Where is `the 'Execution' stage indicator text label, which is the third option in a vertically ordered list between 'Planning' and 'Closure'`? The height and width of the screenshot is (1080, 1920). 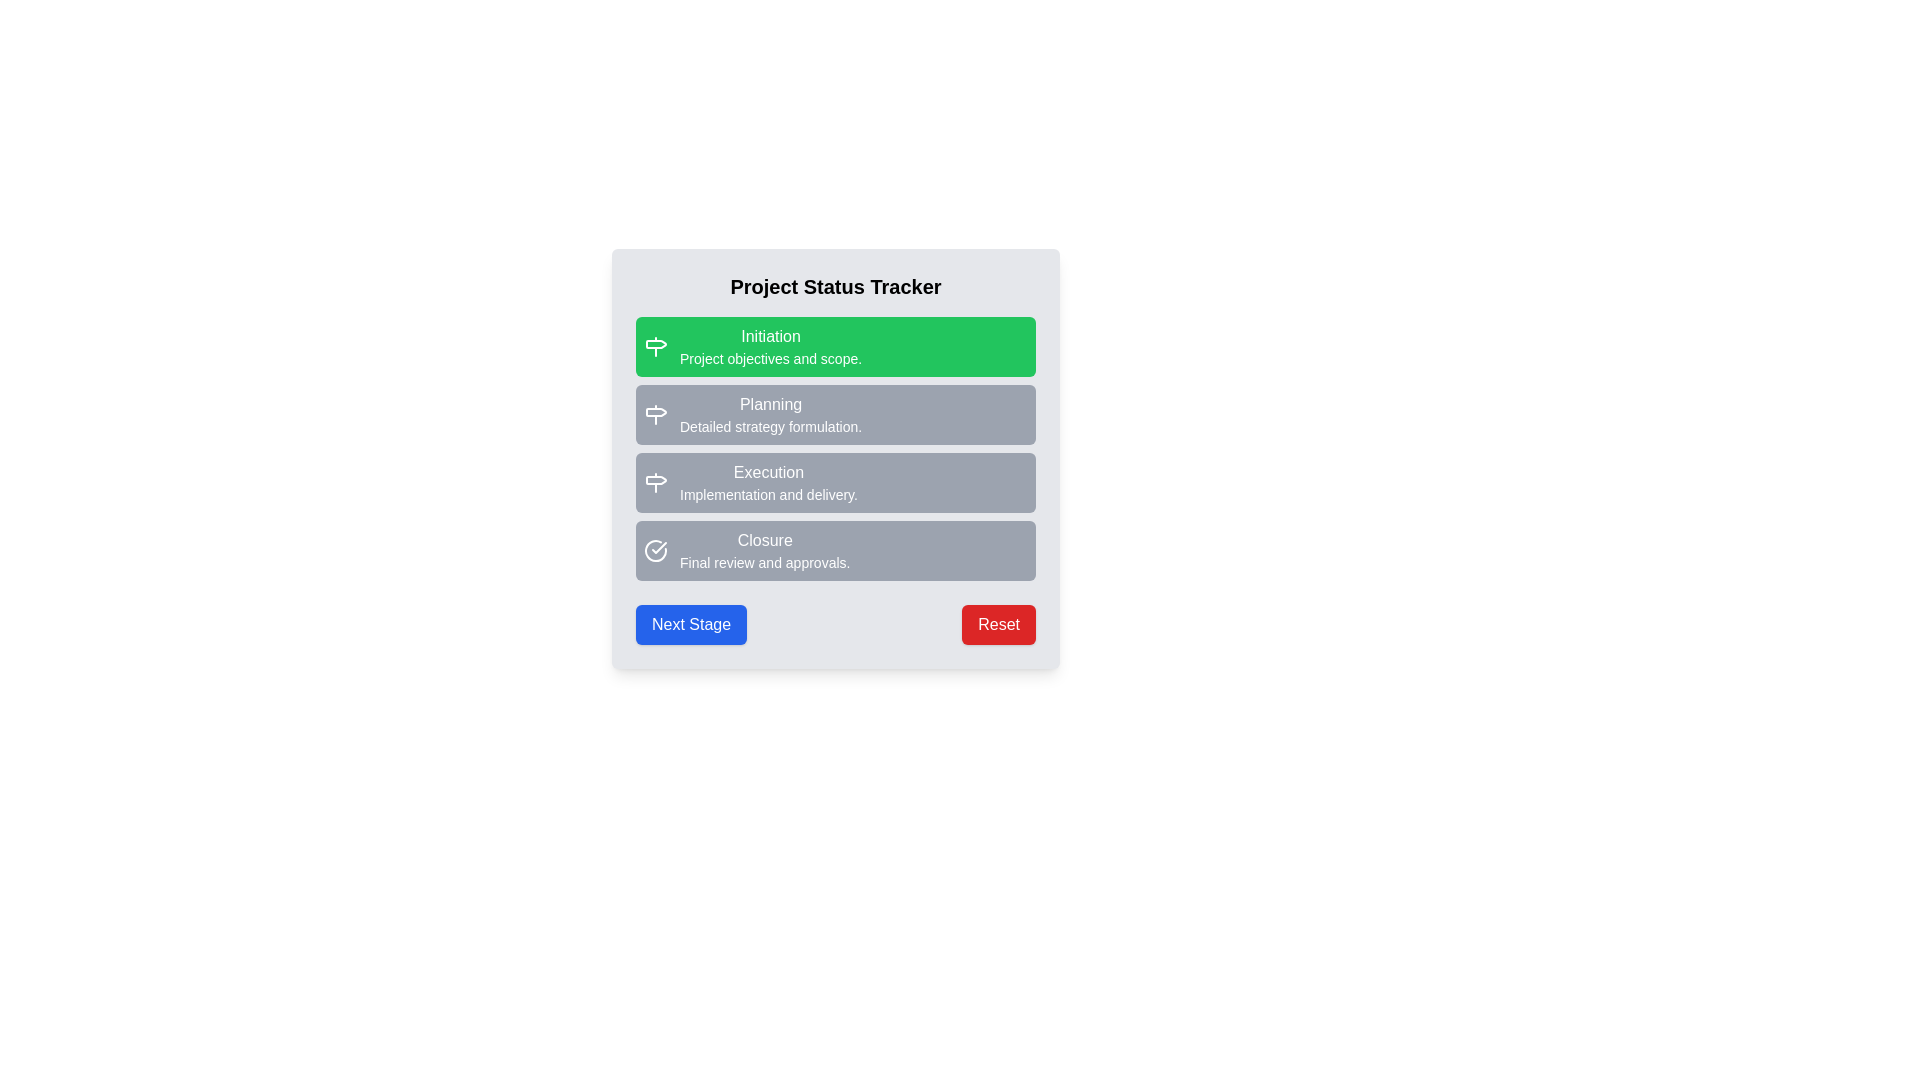
the 'Execution' stage indicator text label, which is the third option in a vertically ordered list between 'Planning' and 'Closure' is located at coordinates (767, 482).